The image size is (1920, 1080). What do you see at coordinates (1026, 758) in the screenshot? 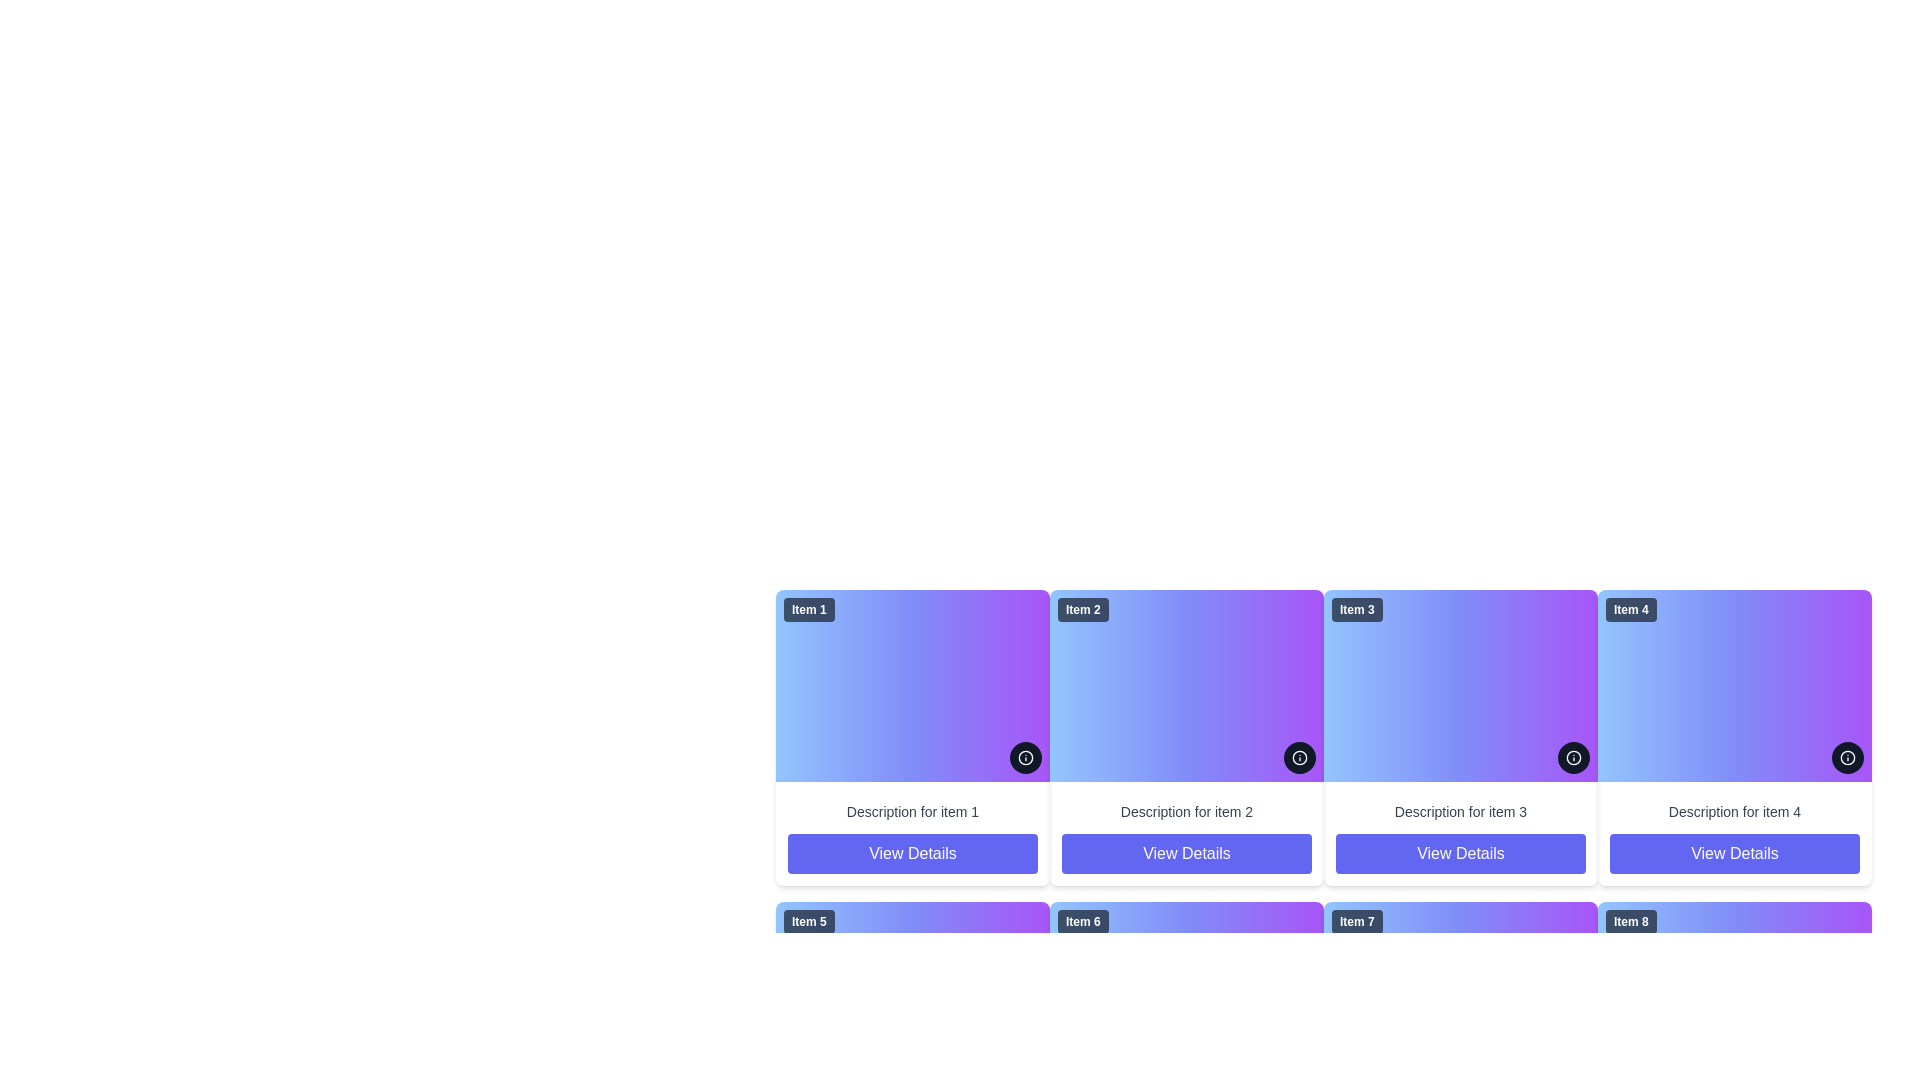
I see `the informational SVG icon located at the bottom right corner of the card representing 'Item 2', which is part of a circular button with a gray background and white text` at bounding box center [1026, 758].